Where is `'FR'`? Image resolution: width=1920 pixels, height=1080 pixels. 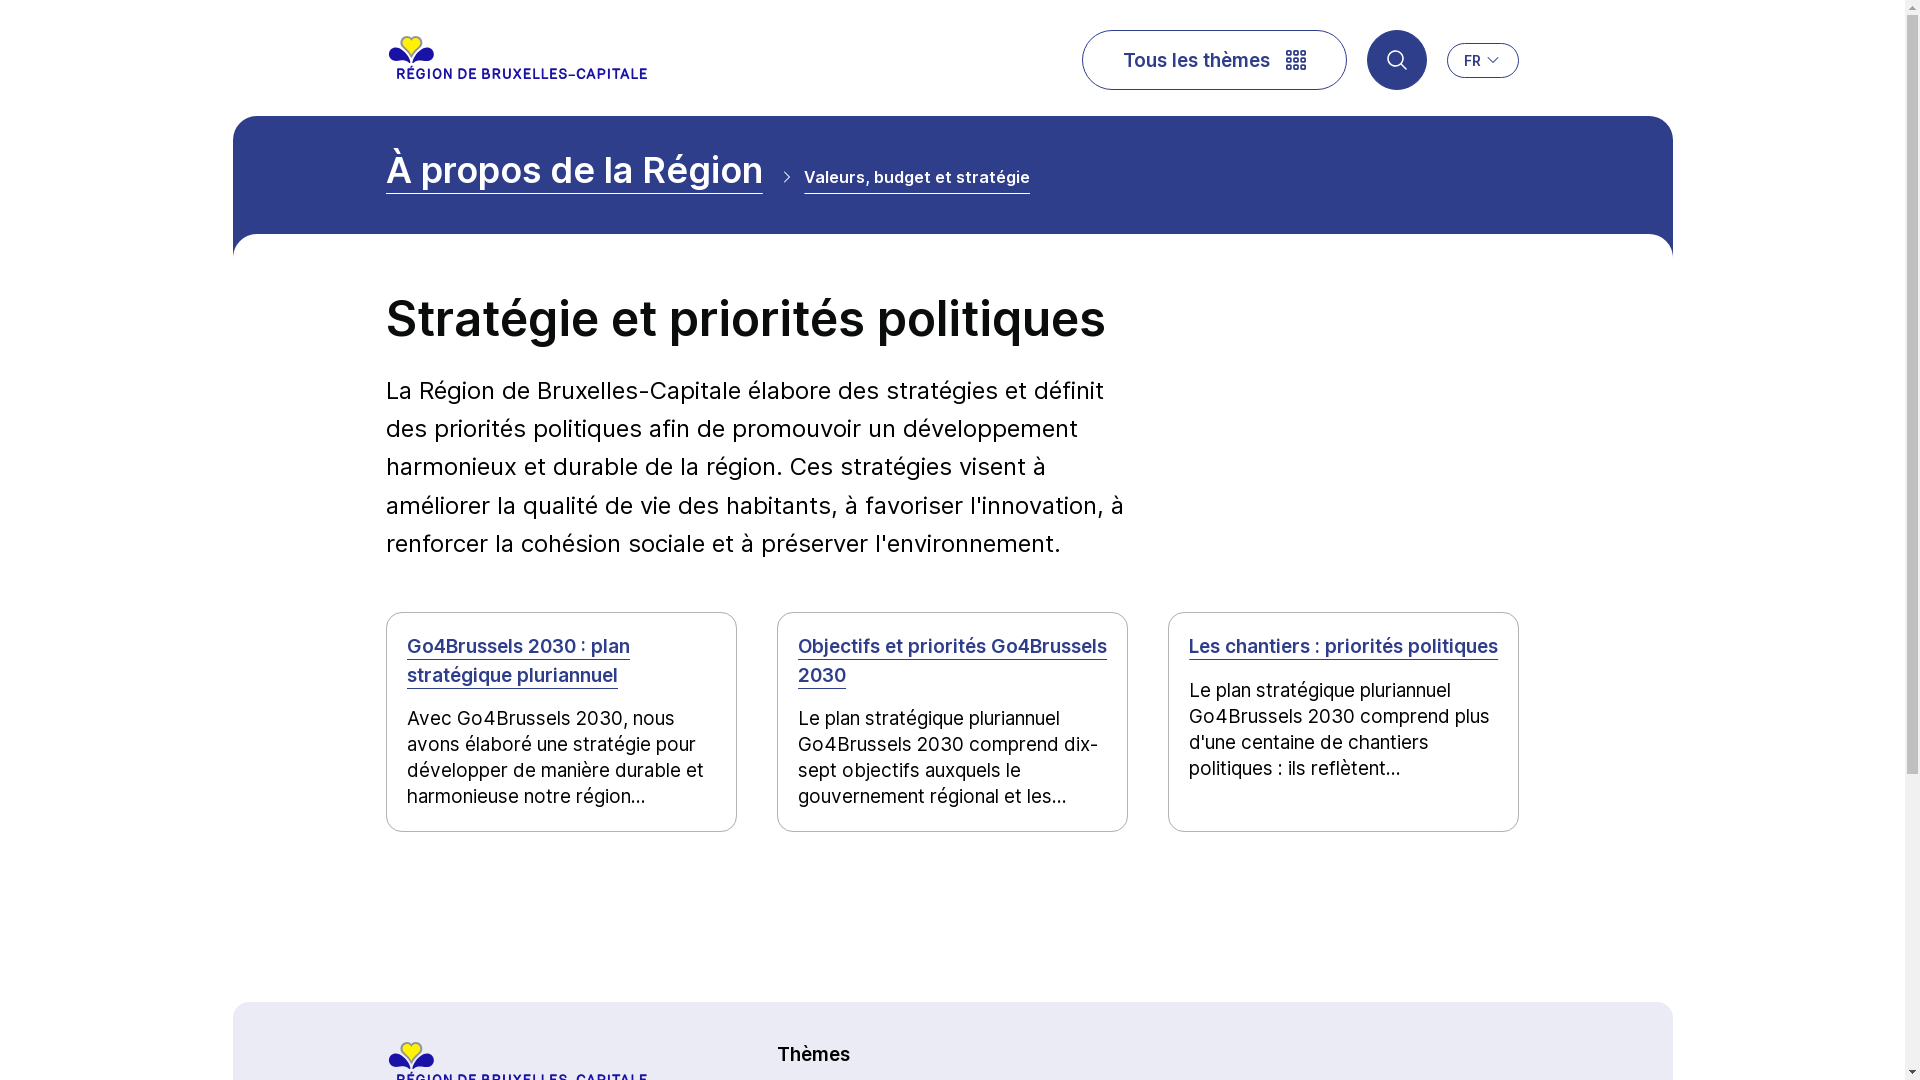 'FR' is located at coordinates (1483, 58).